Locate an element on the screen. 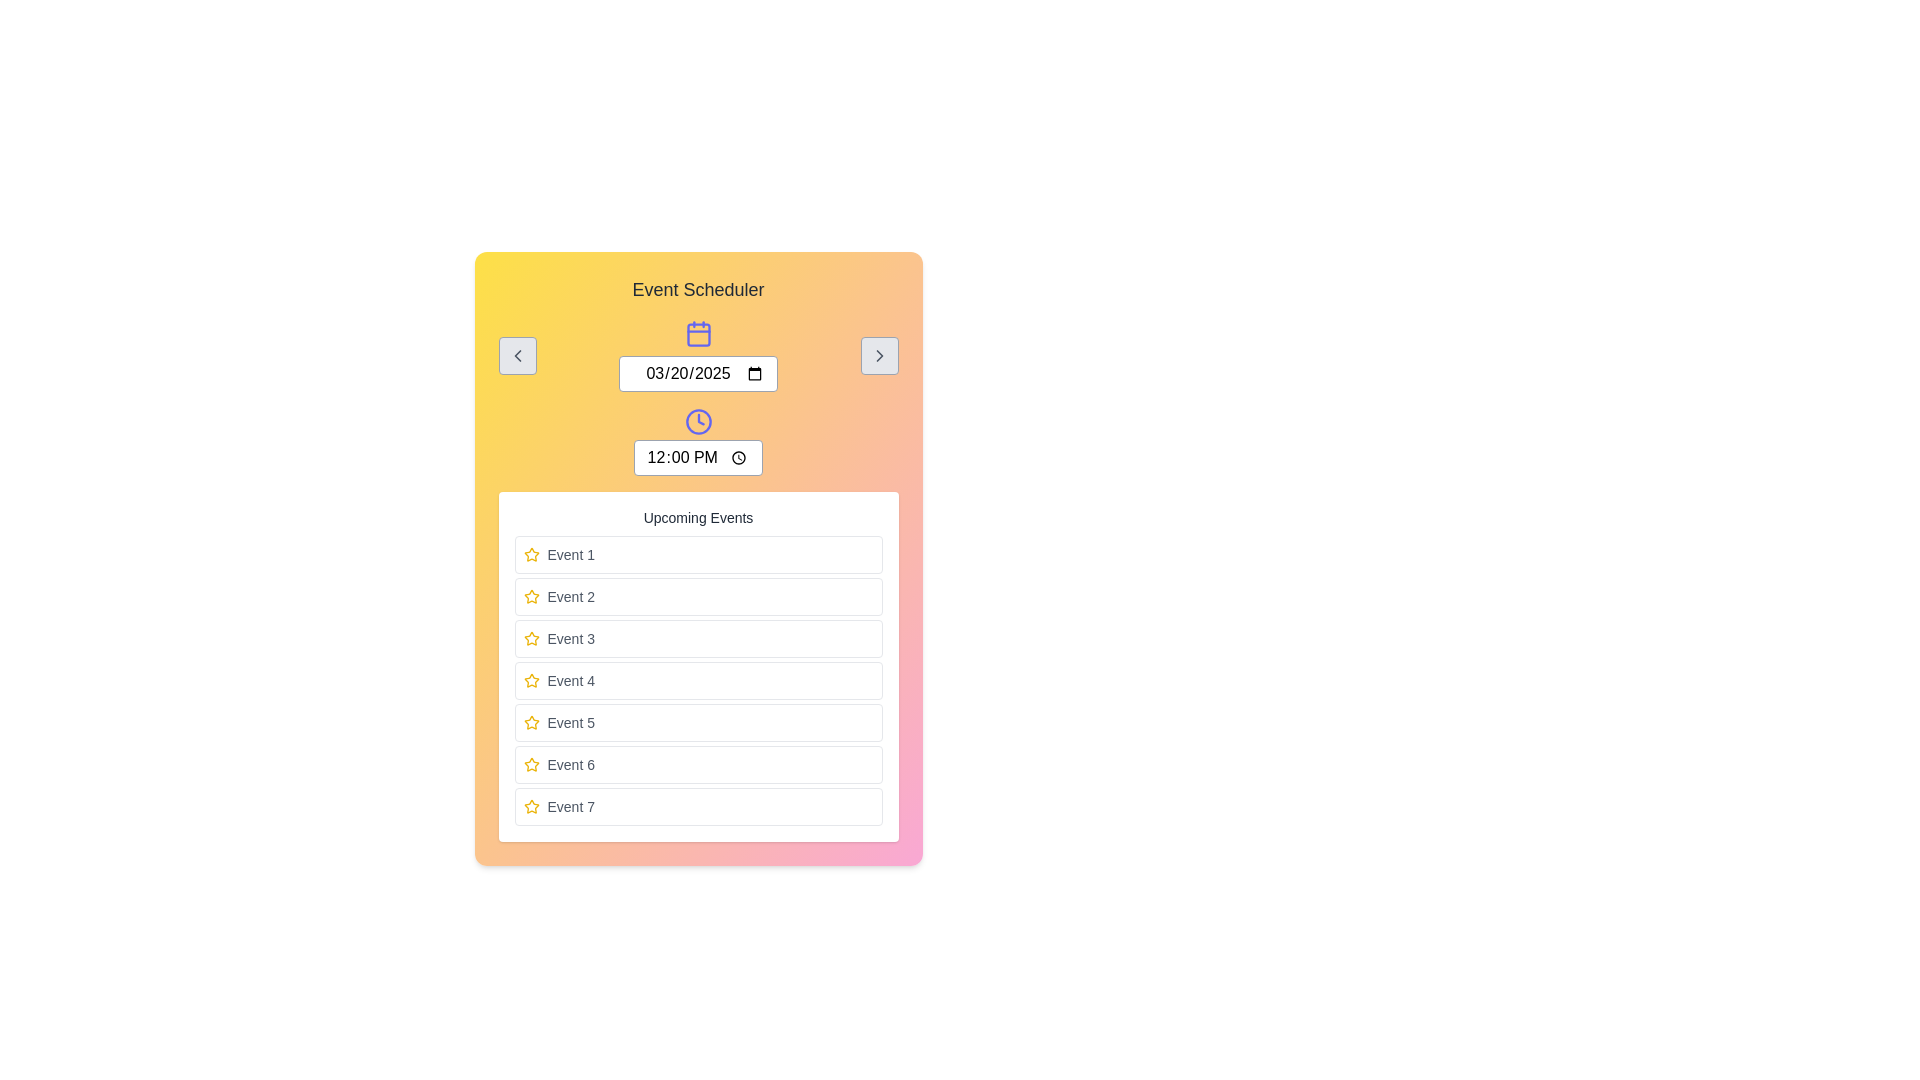 The image size is (1920, 1080). the second star-shaped icon, which is yellow and located next to the text 'Event 2' in the Upcoming Events list is located at coordinates (531, 595).